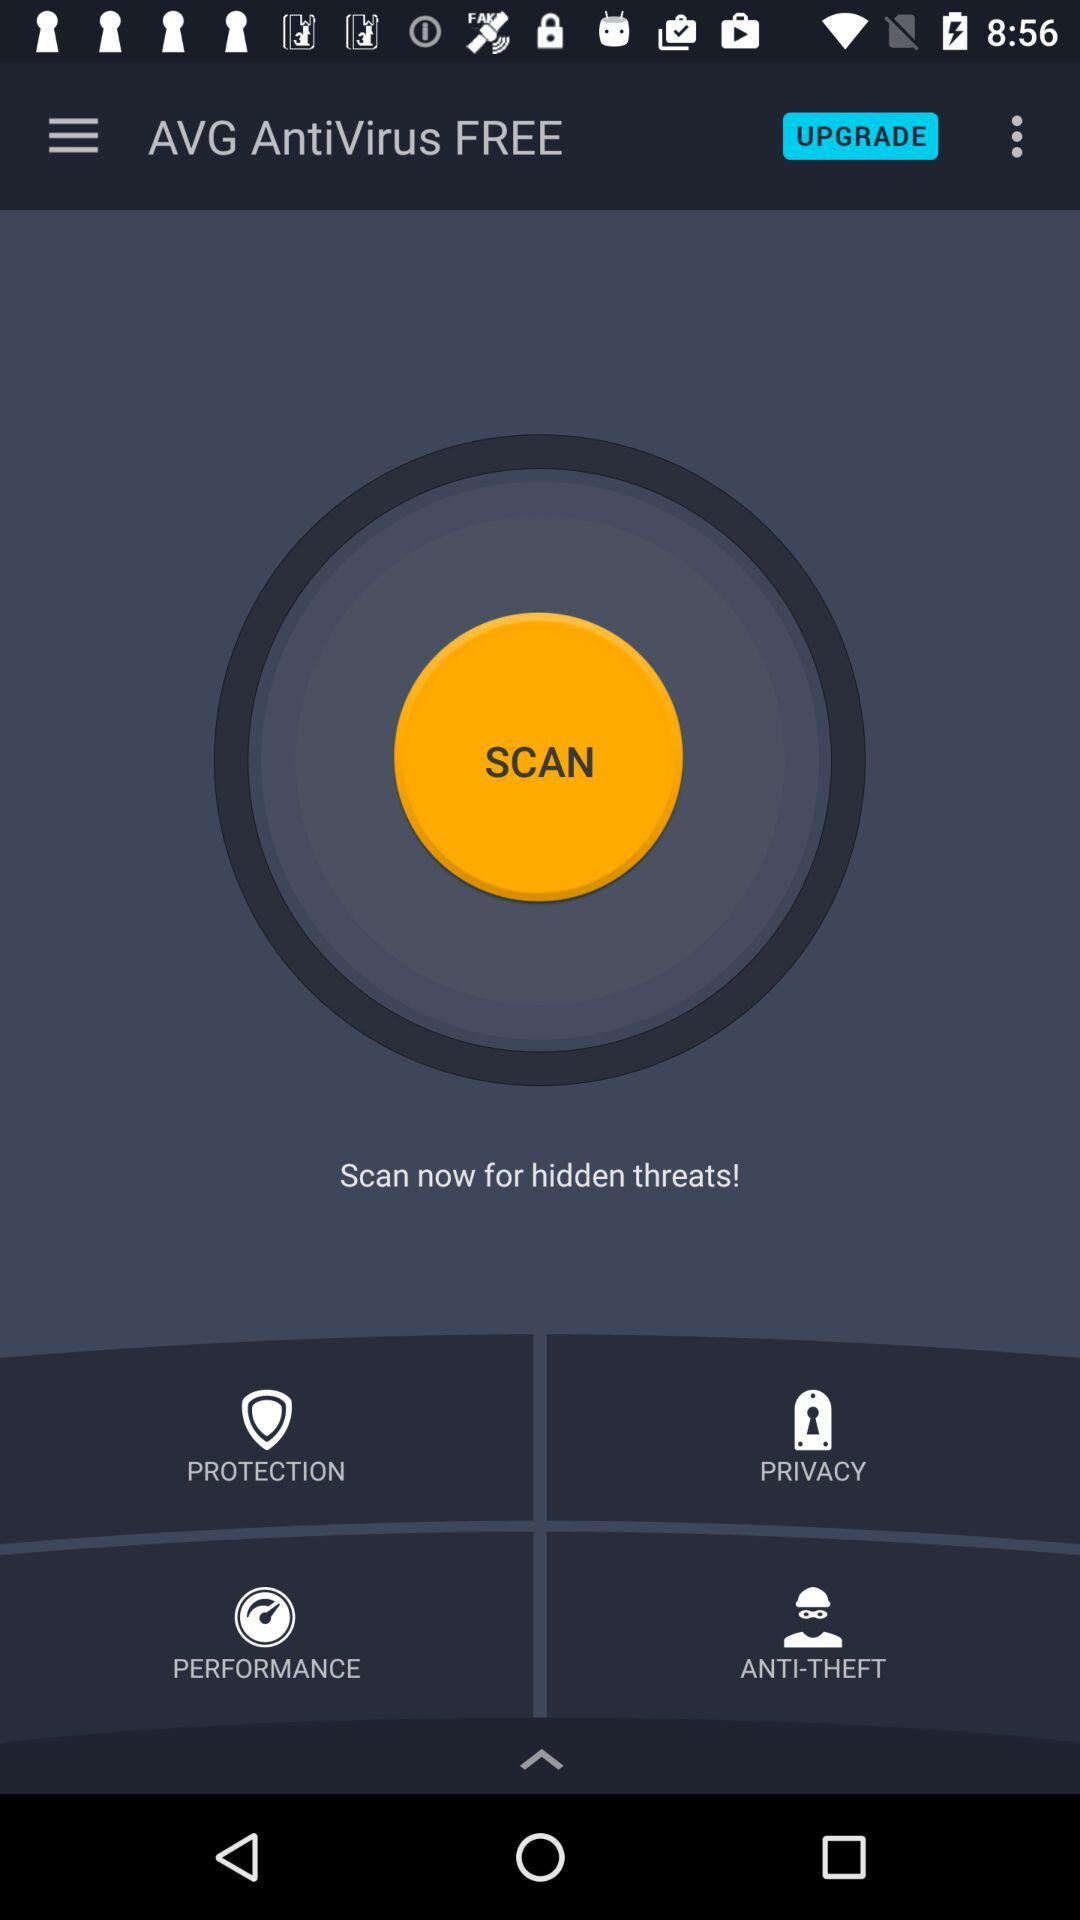 This screenshot has width=1080, height=1920. Describe the element at coordinates (540, 759) in the screenshot. I see `scan option` at that location.